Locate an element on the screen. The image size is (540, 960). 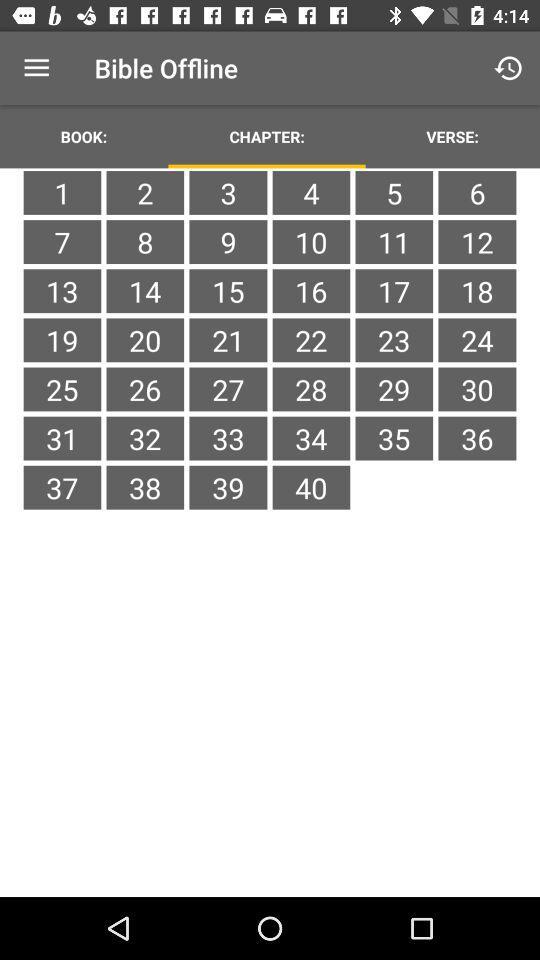
the item to the left of bible offline is located at coordinates (36, 68).